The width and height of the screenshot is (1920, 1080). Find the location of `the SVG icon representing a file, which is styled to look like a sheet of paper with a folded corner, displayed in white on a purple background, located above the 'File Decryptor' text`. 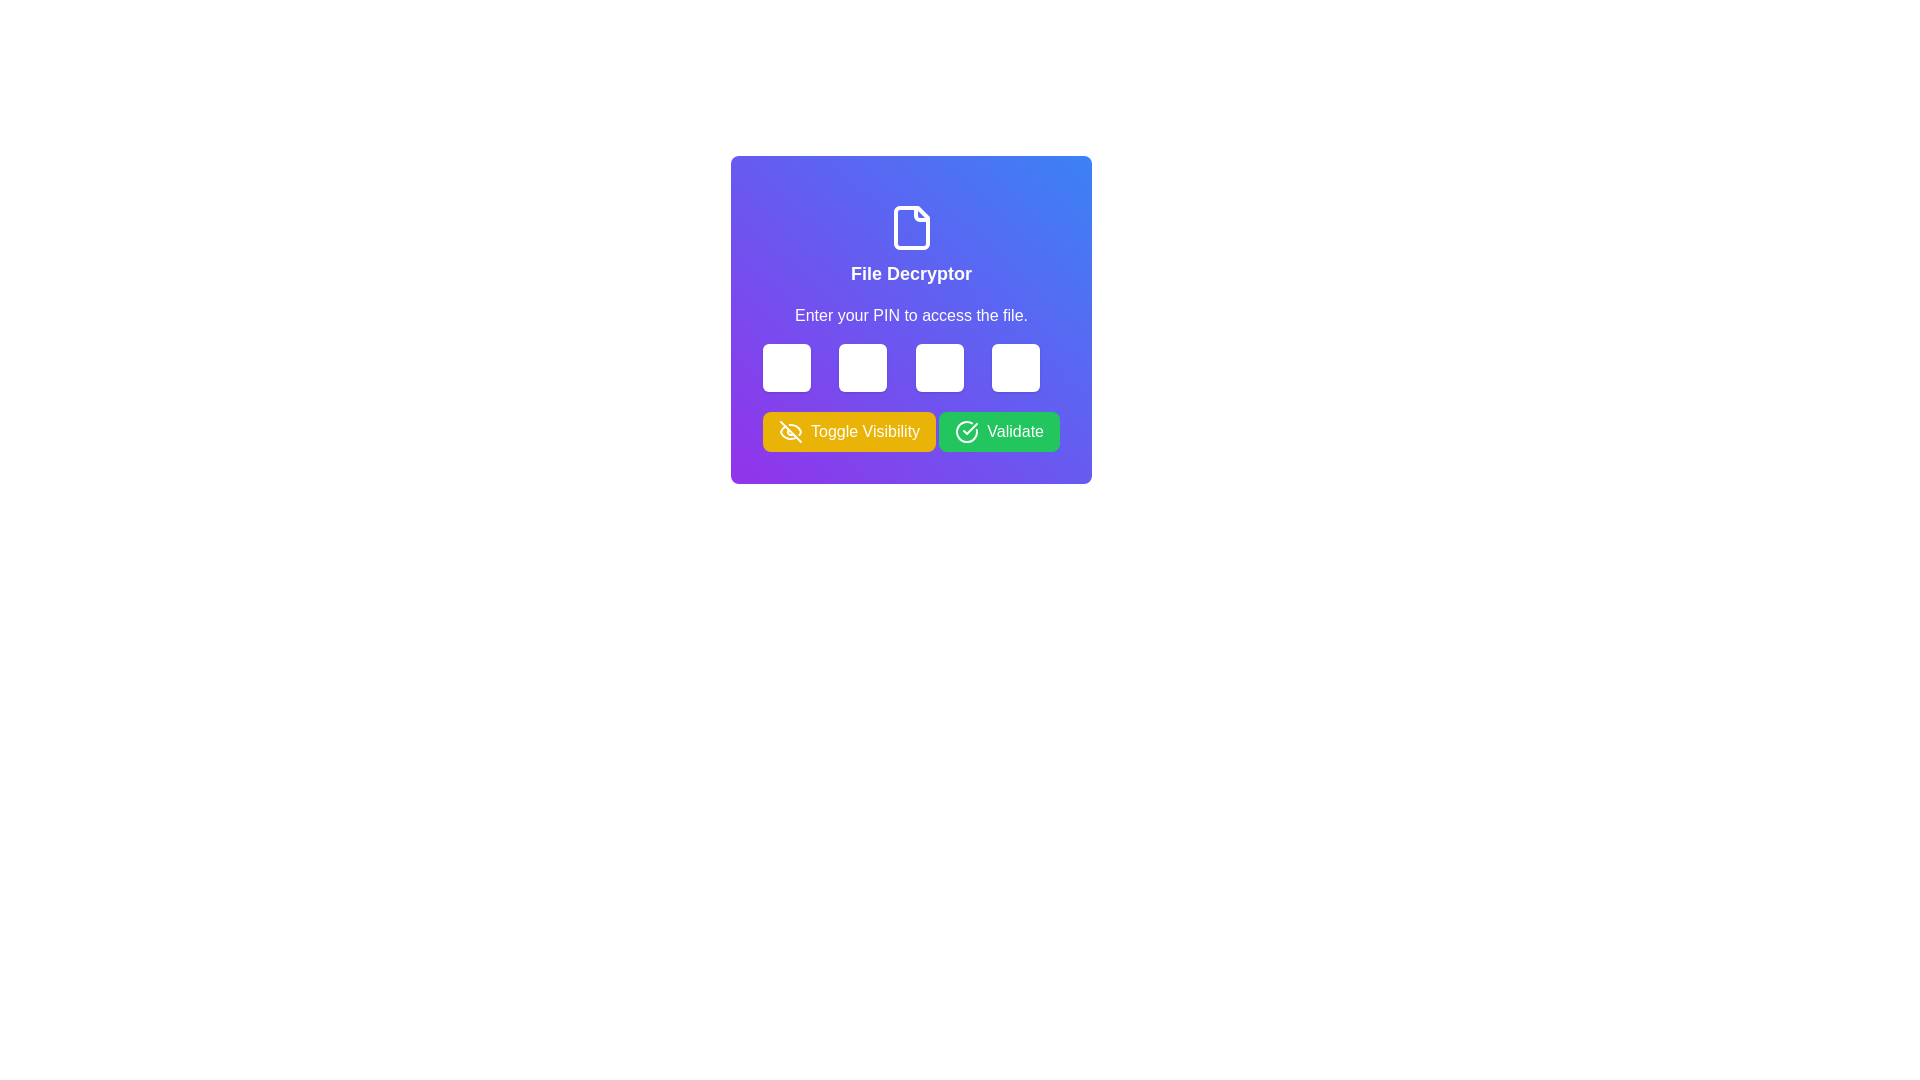

the SVG icon representing a file, which is styled to look like a sheet of paper with a folded corner, displayed in white on a purple background, located above the 'File Decryptor' text is located at coordinates (910, 226).